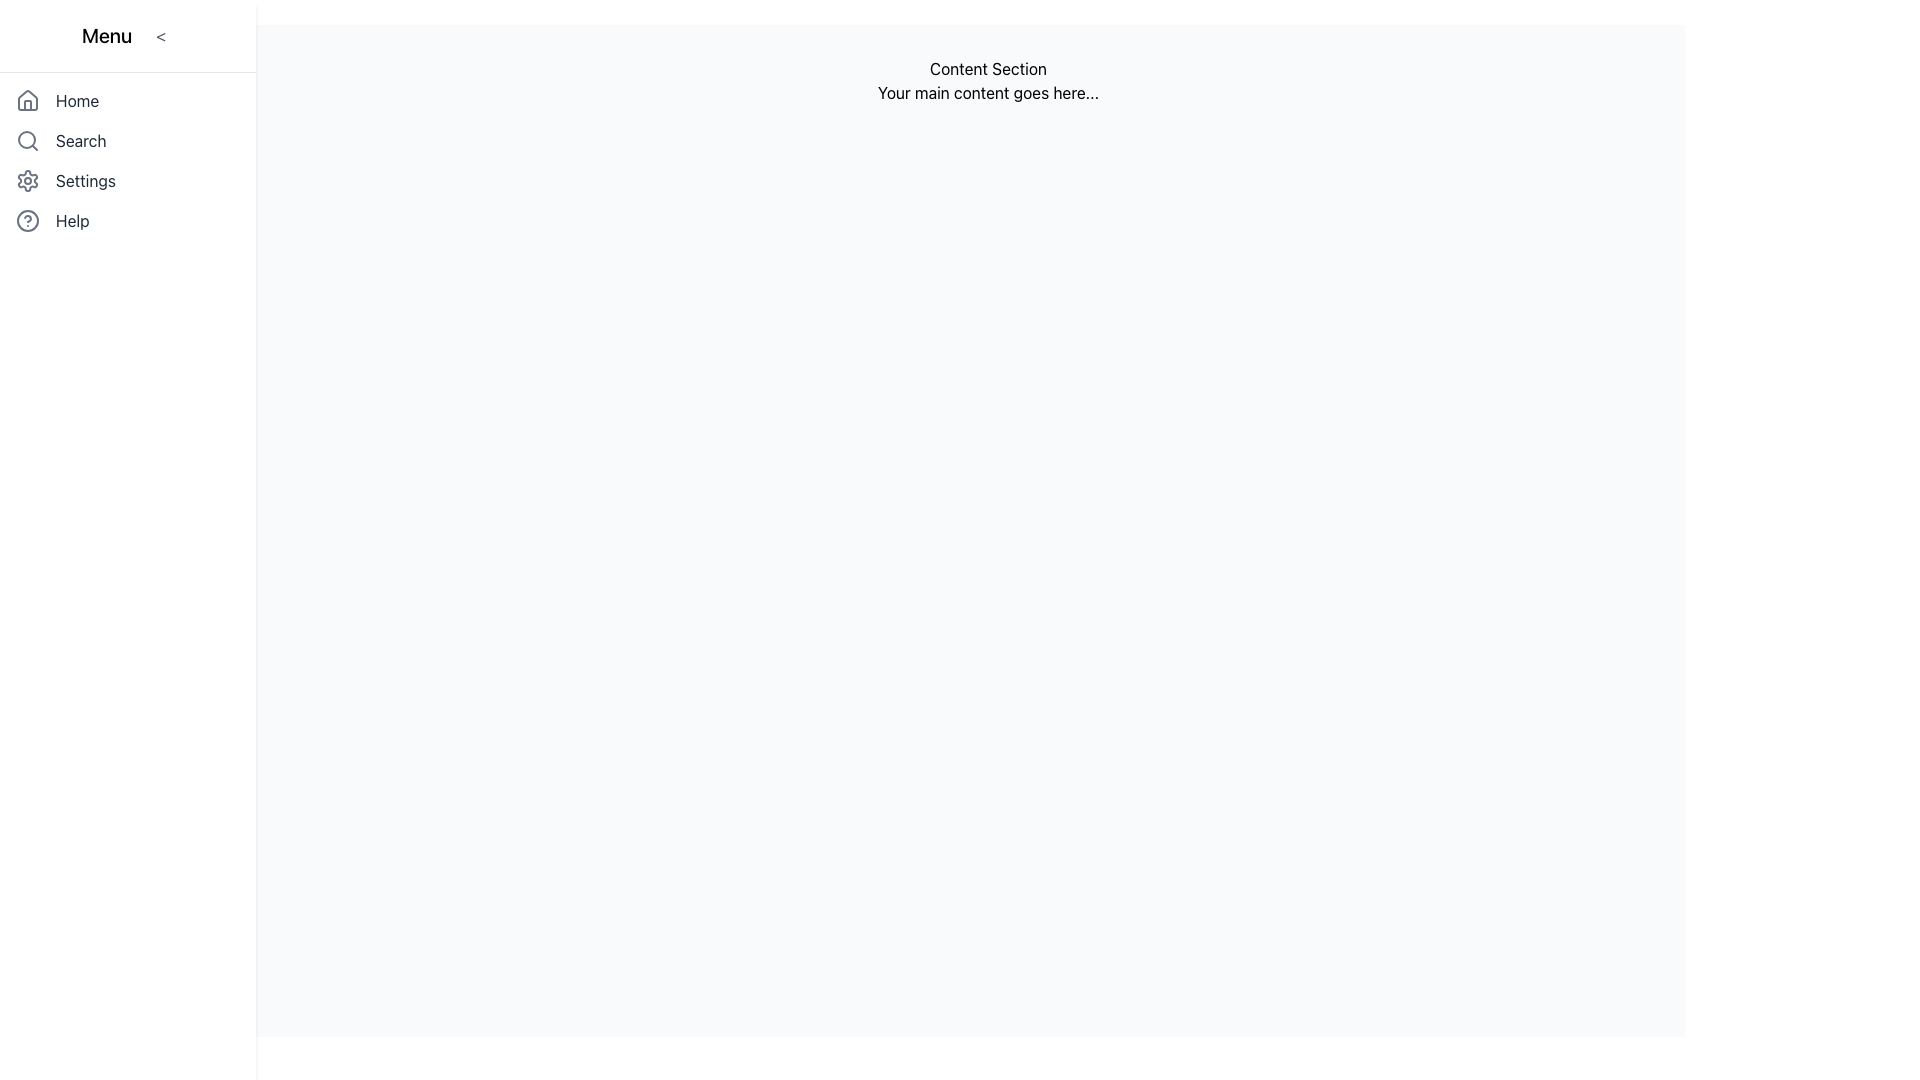  I want to click on the gear icon in the sidebar menu, which represents settings functionality and is styled with a gray color, so click(28, 181).